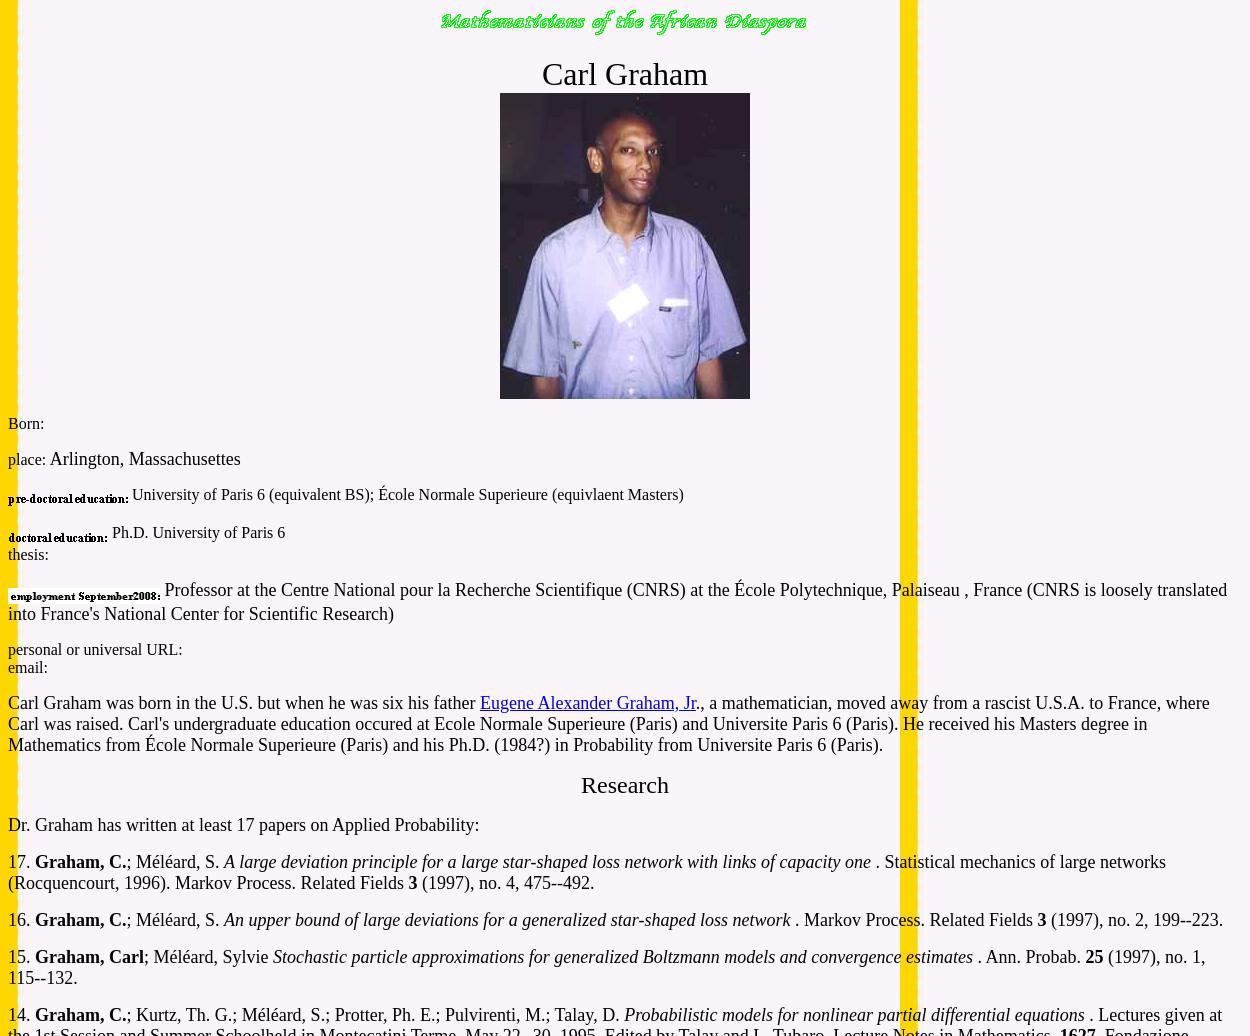  Describe the element at coordinates (605, 967) in the screenshot. I see `'(1997), no. 1, 115--132.'` at that location.